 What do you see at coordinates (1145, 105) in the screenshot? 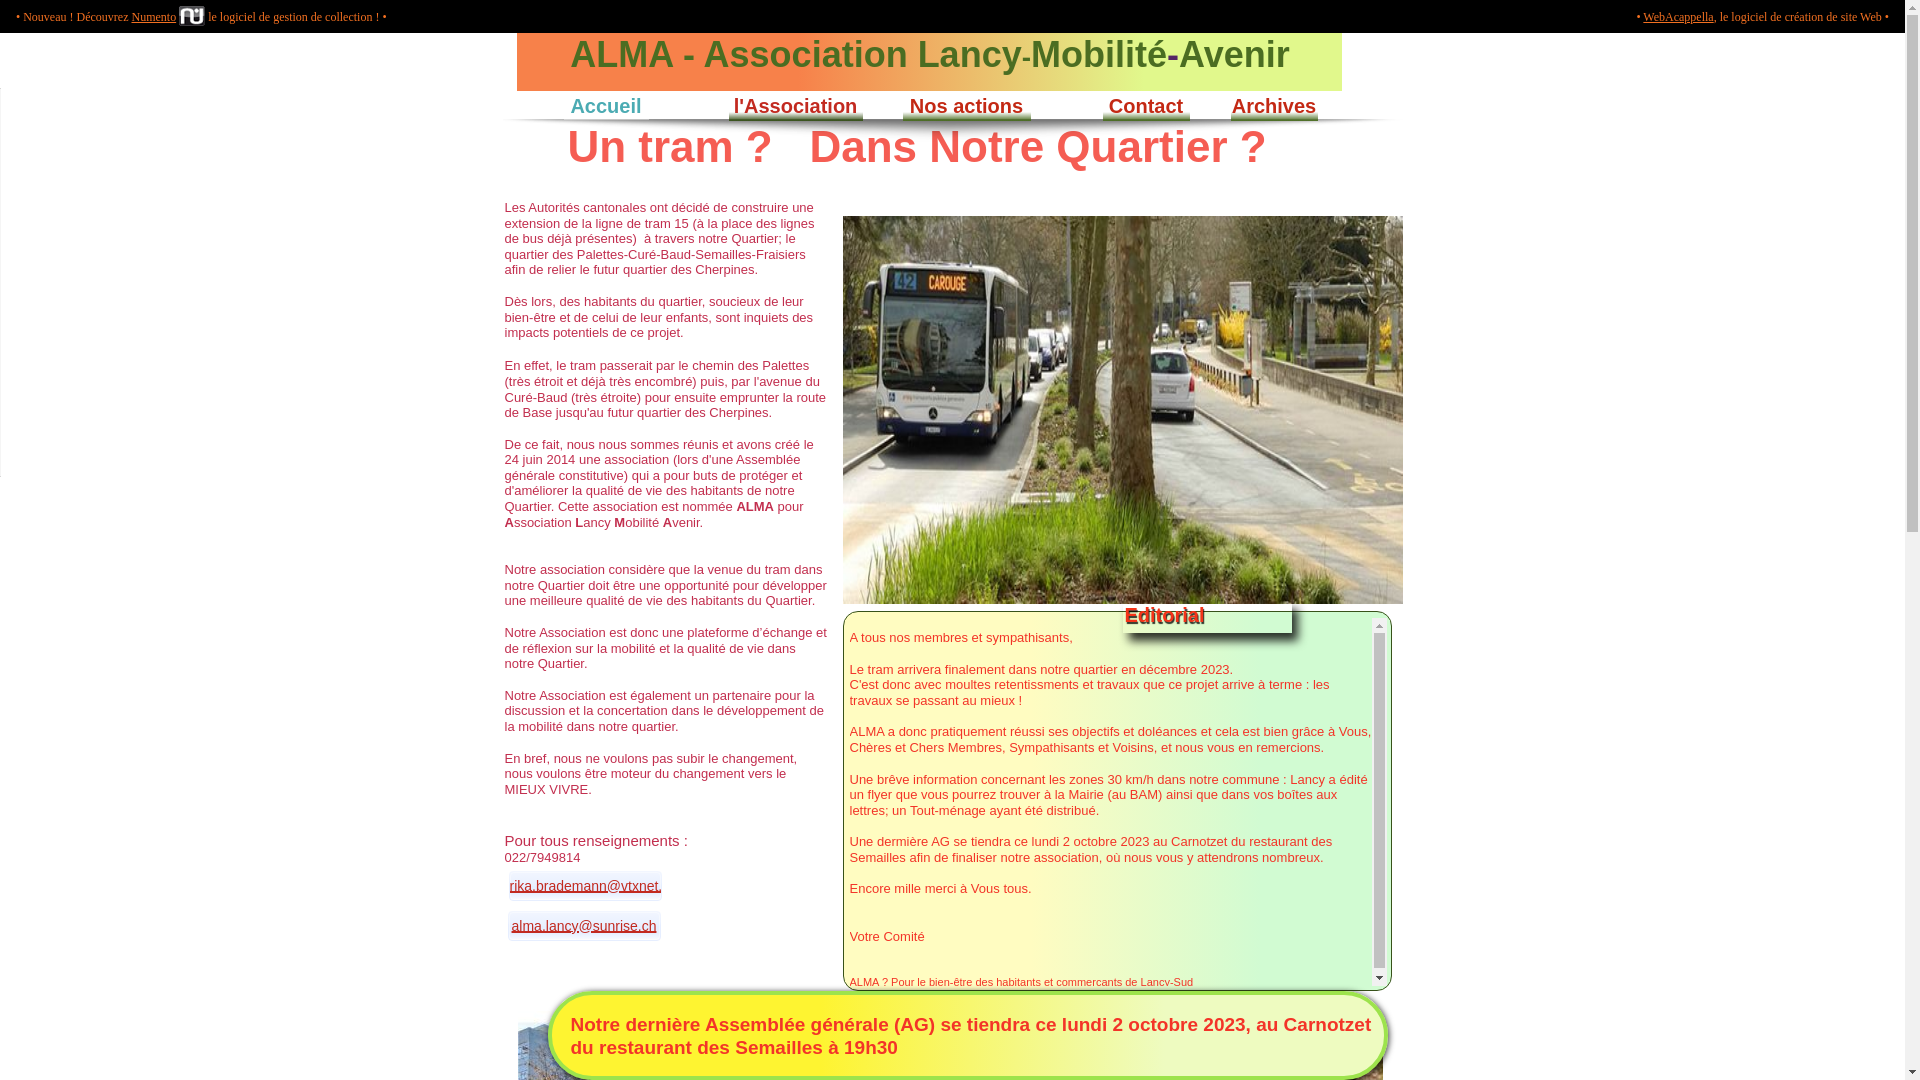
I see `'Contact'` at bounding box center [1145, 105].